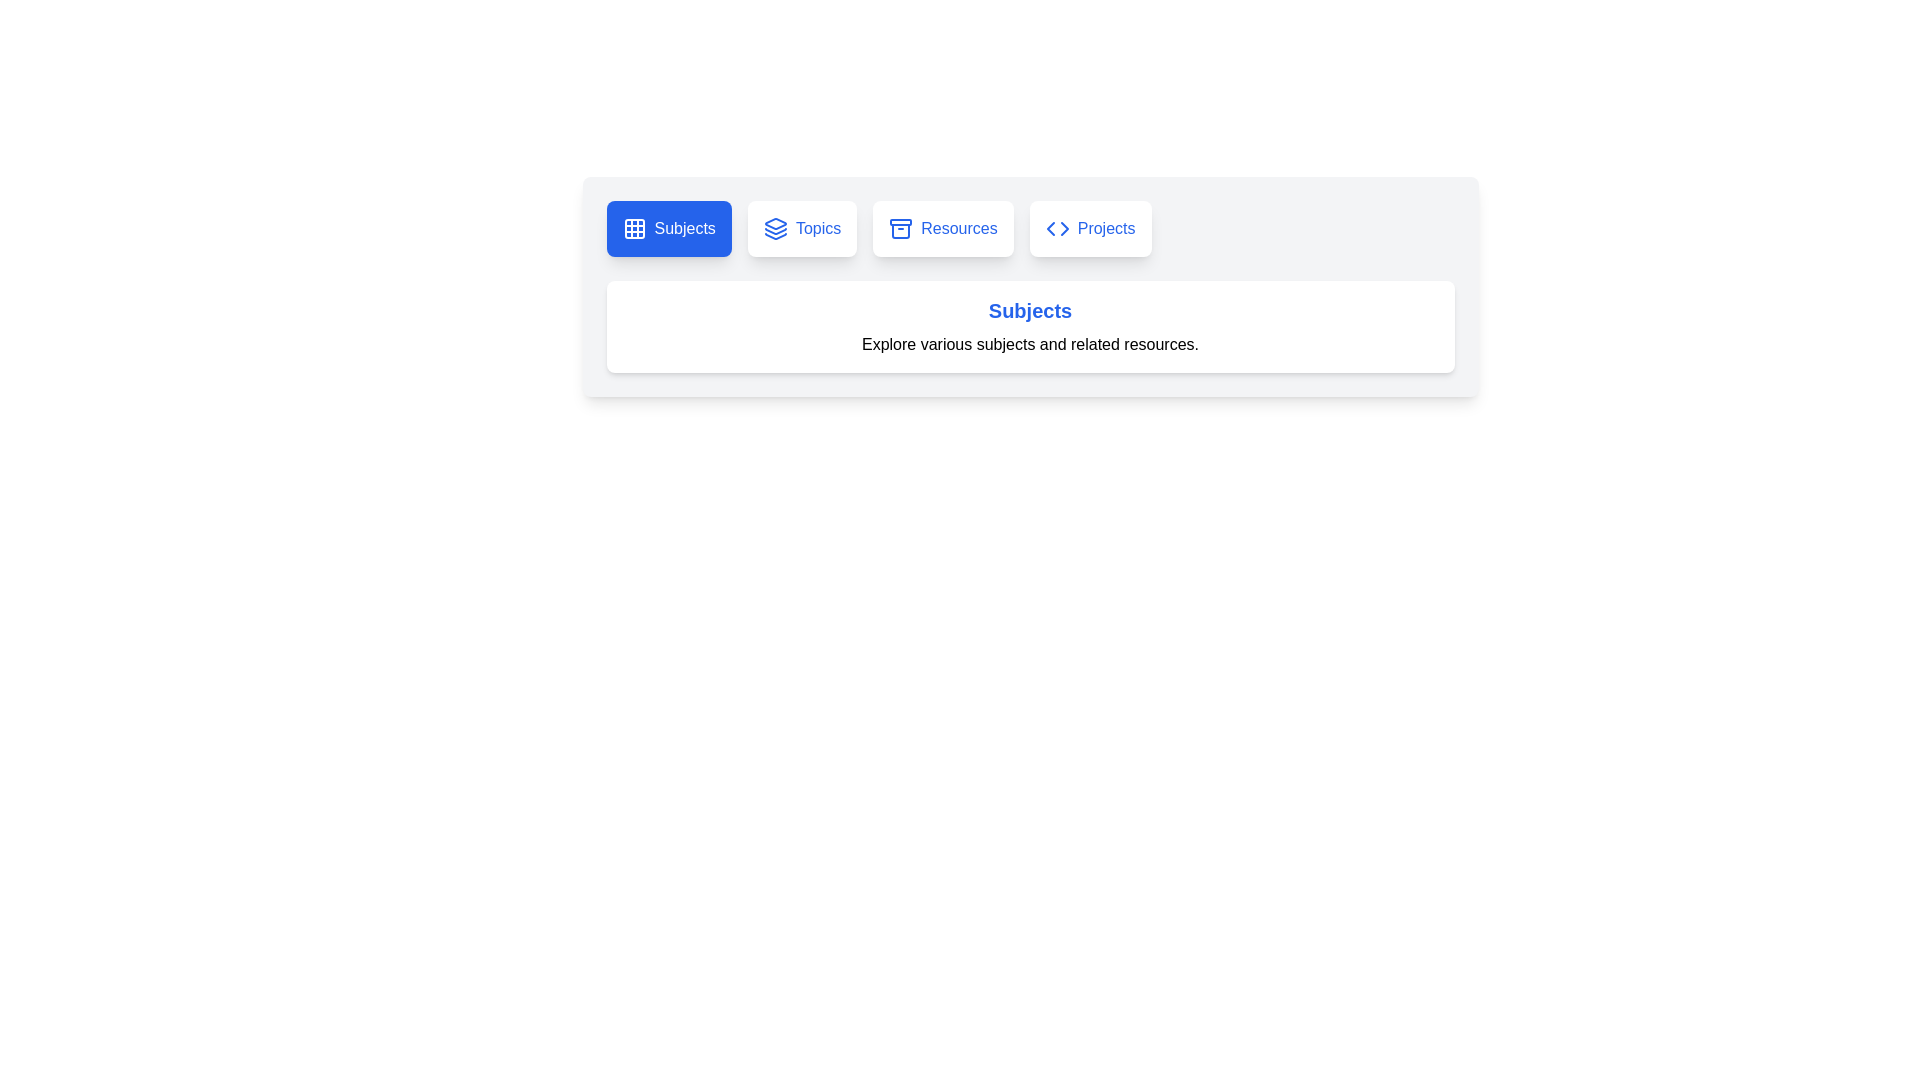 This screenshot has height=1080, width=1920. Describe the element at coordinates (669, 227) in the screenshot. I see `the tab labeled Subjects` at that location.